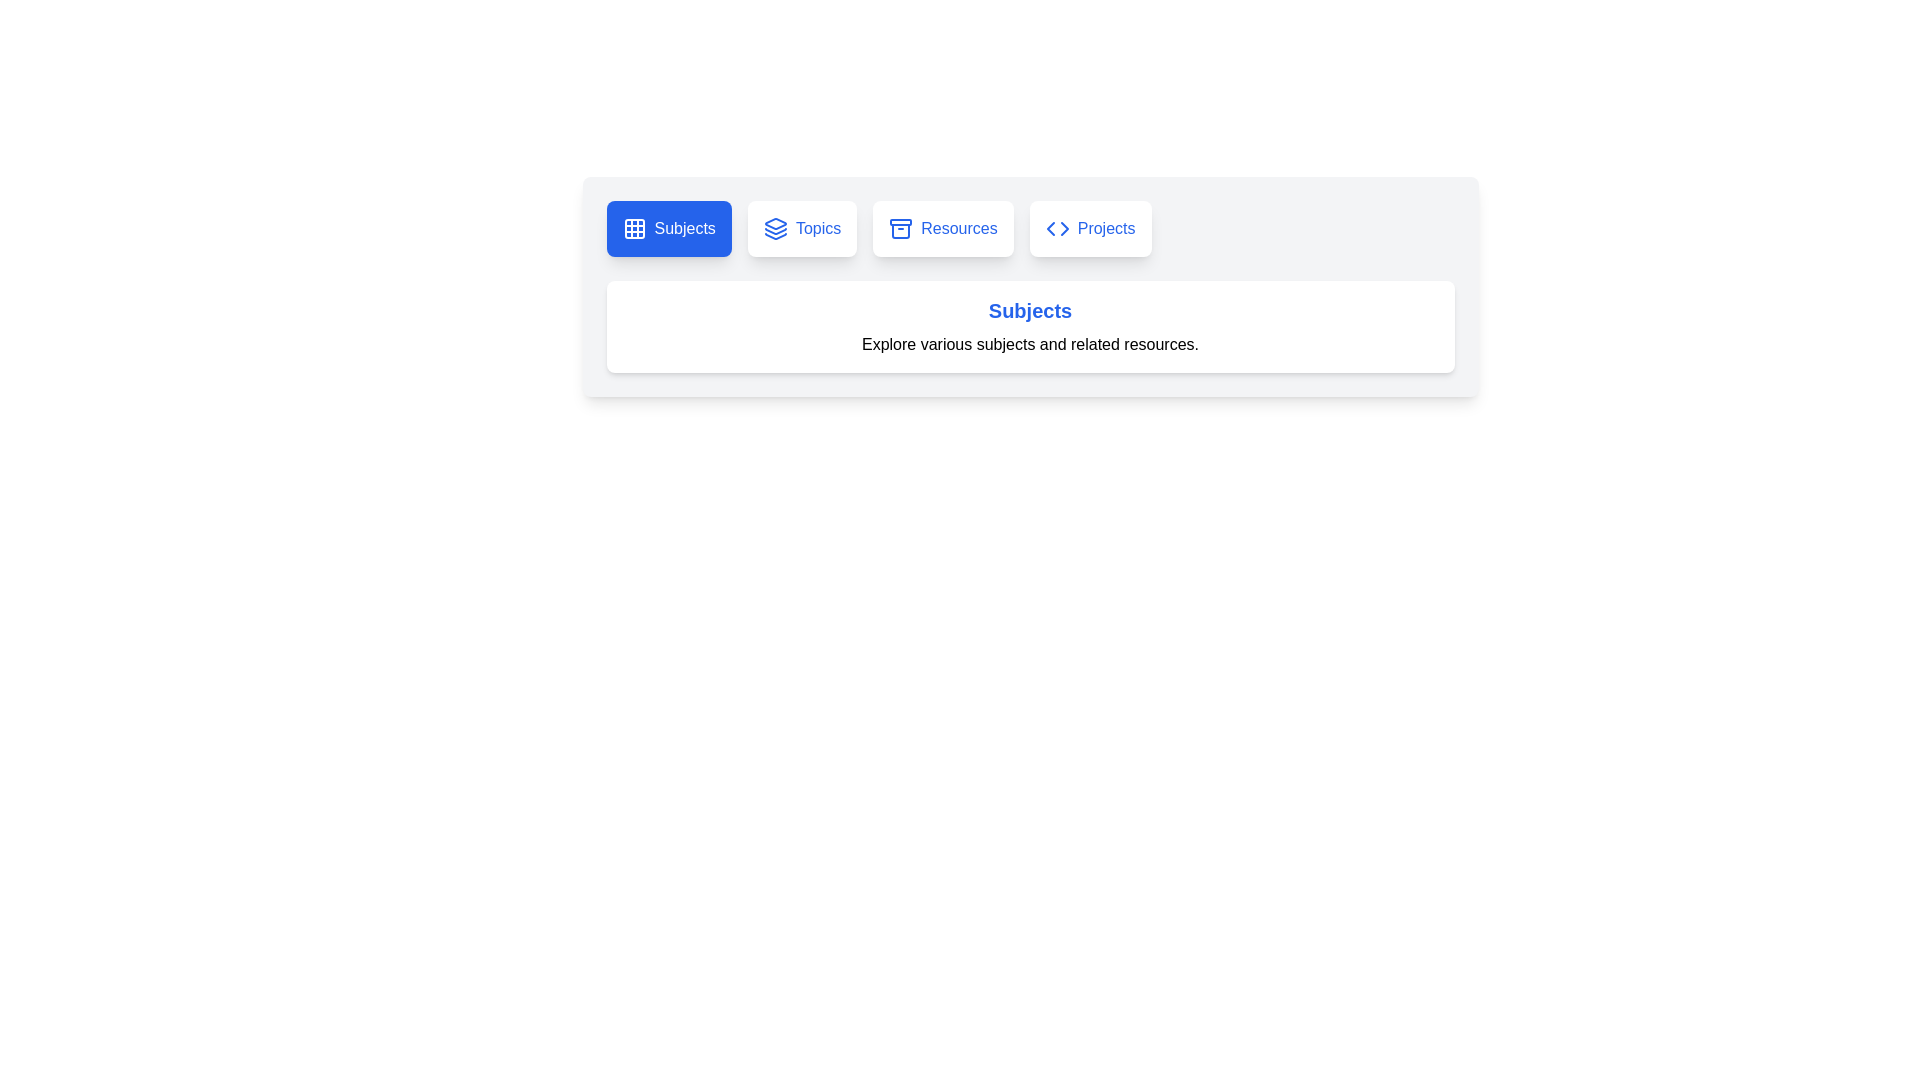 This screenshot has height=1080, width=1920. Describe the element at coordinates (669, 227) in the screenshot. I see `the tab labeled Subjects` at that location.